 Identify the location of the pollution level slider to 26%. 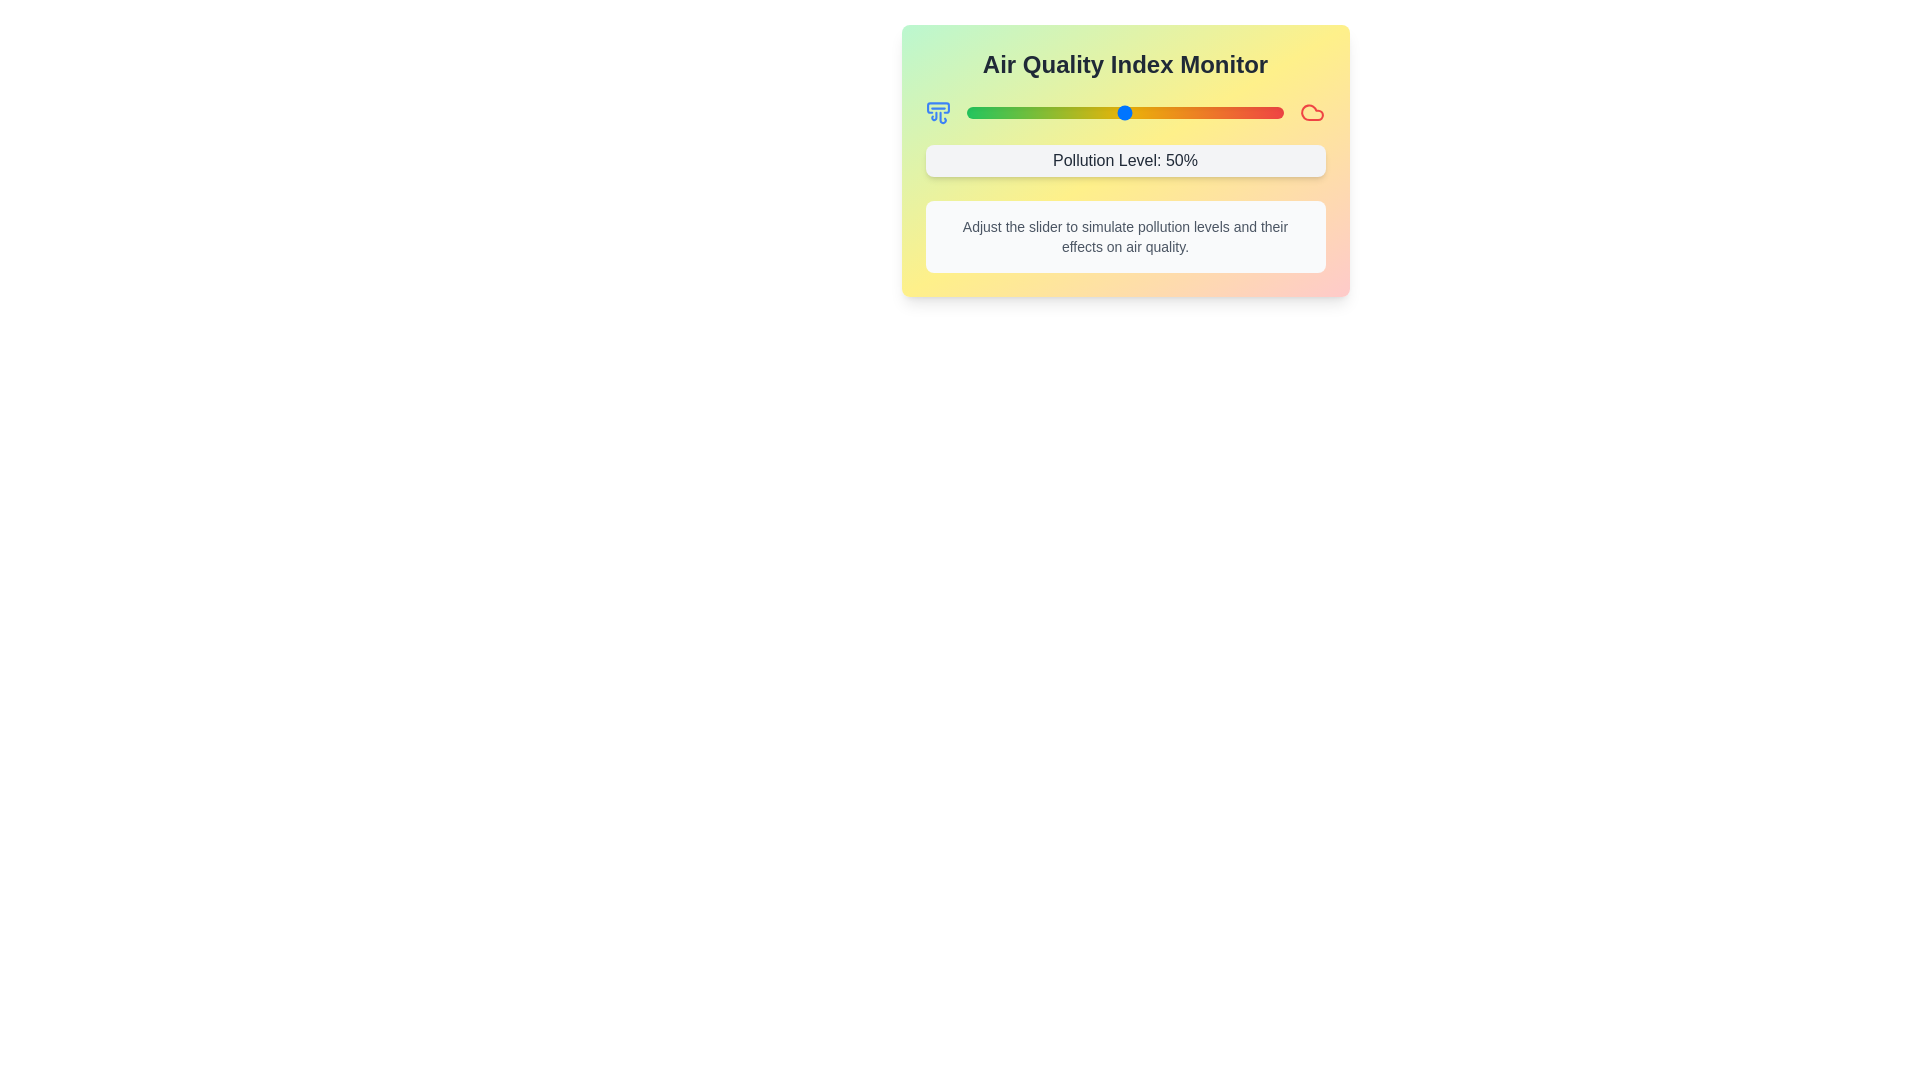
(1048, 112).